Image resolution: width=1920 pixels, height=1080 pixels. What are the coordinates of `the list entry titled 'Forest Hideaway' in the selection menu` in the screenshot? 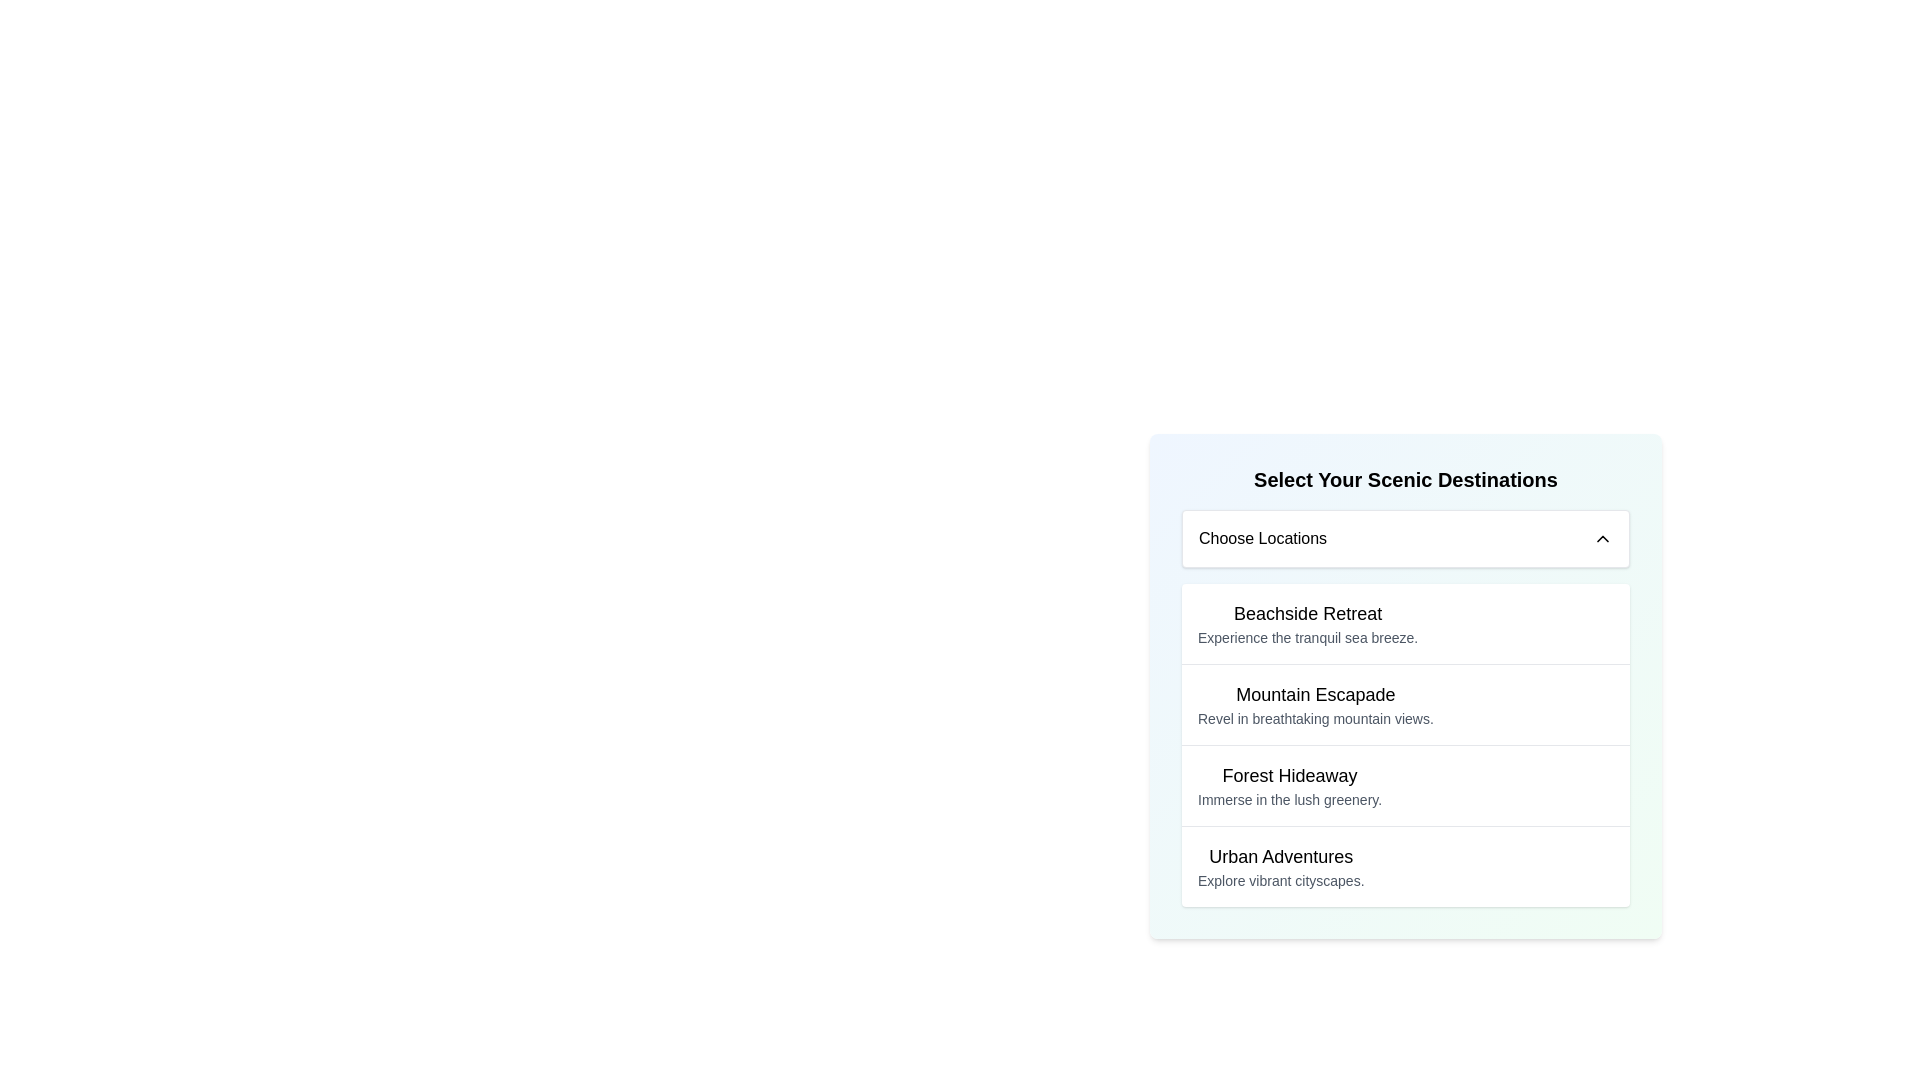 It's located at (1405, 784).